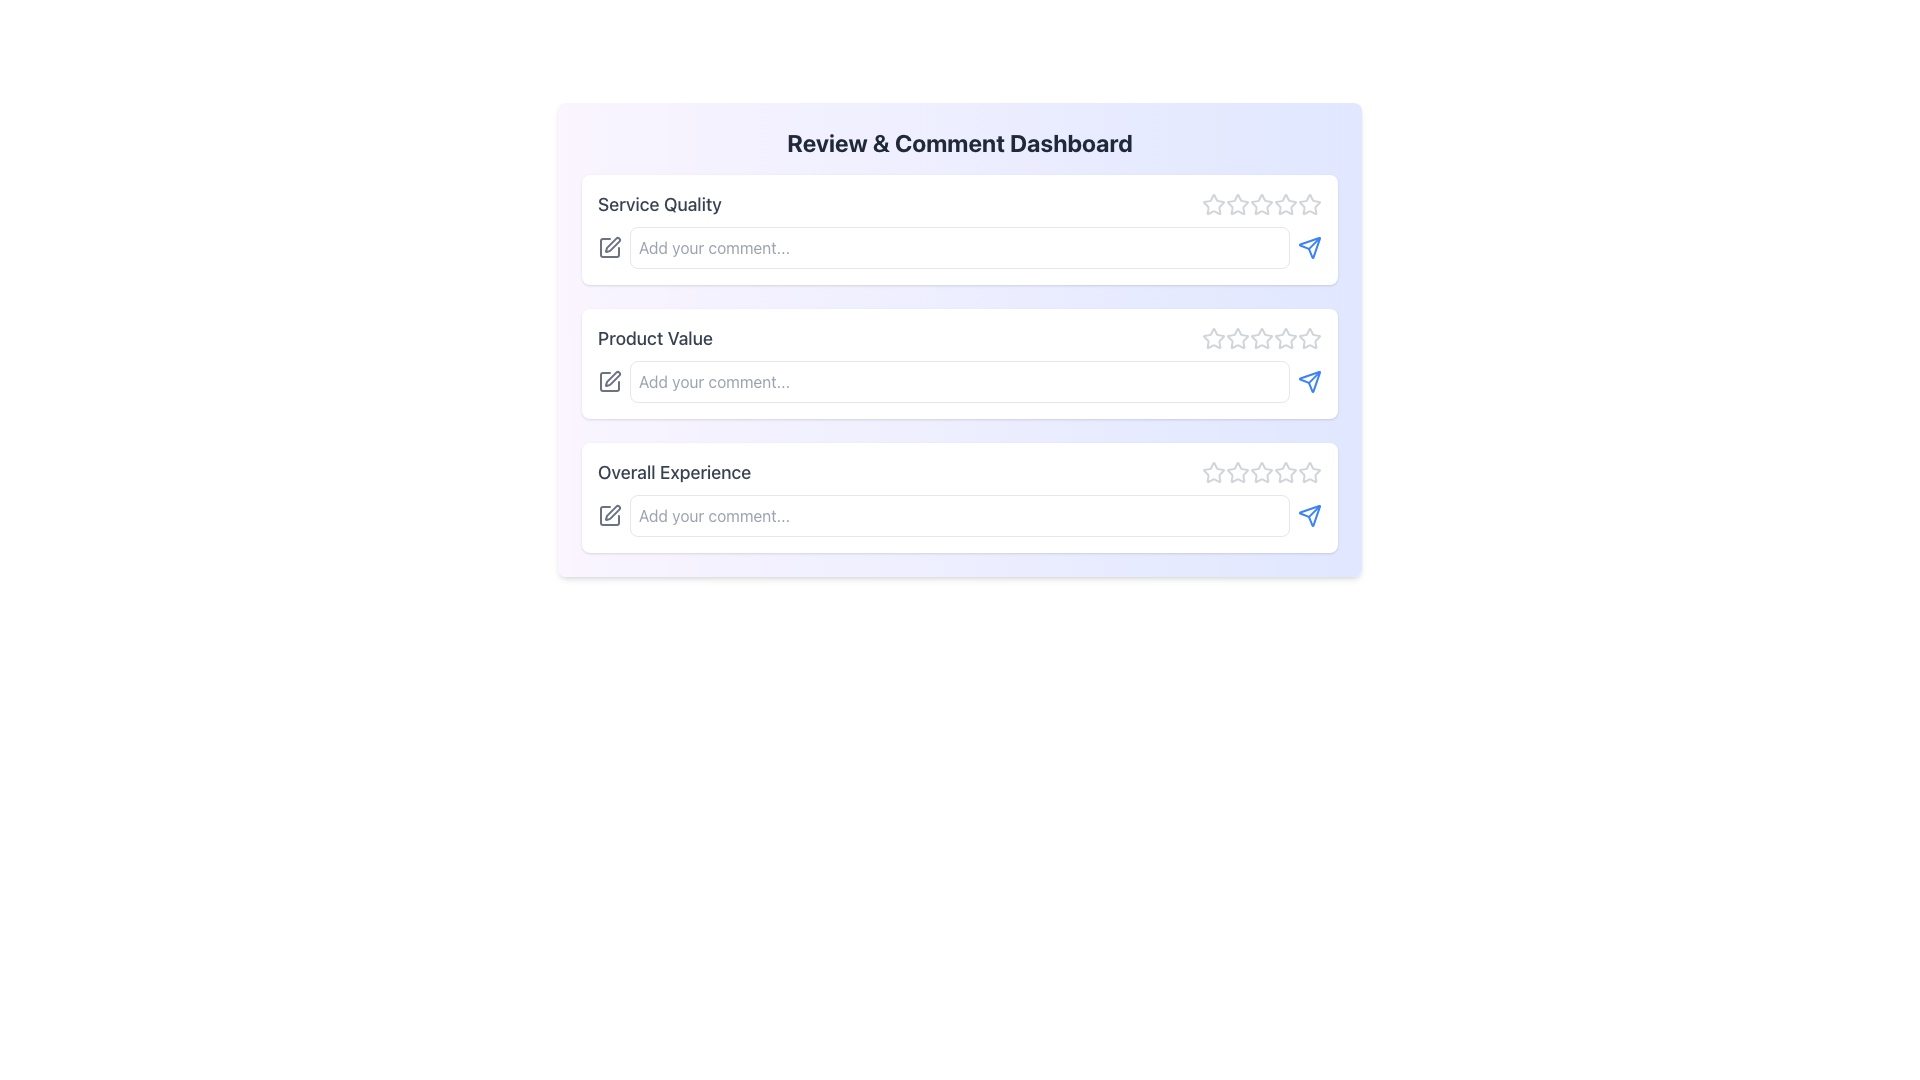  What do you see at coordinates (1213, 204) in the screenshot?
I see `the first star in the rating section for 'Service Quality' to provide visual feedback` at bounding box center [1213, 204].